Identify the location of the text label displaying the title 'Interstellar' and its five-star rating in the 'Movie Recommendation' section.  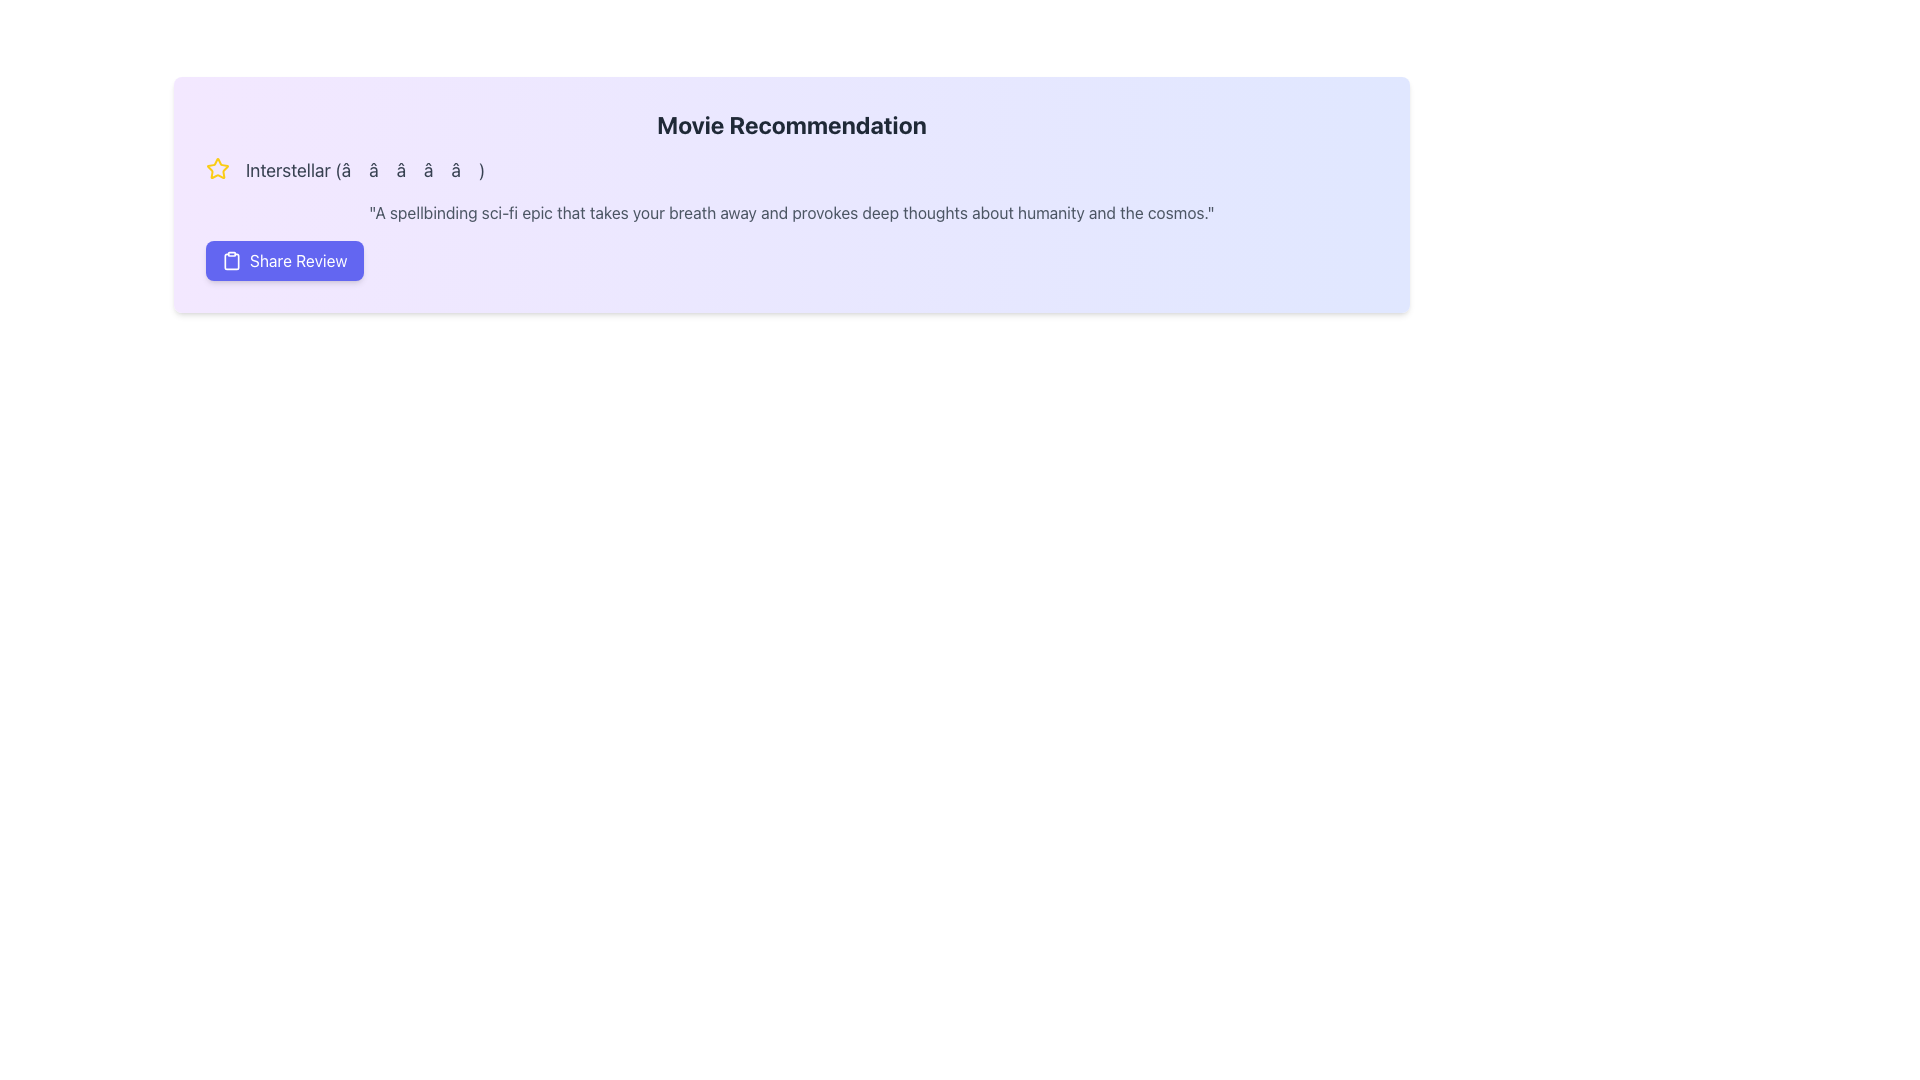
(365, 169).